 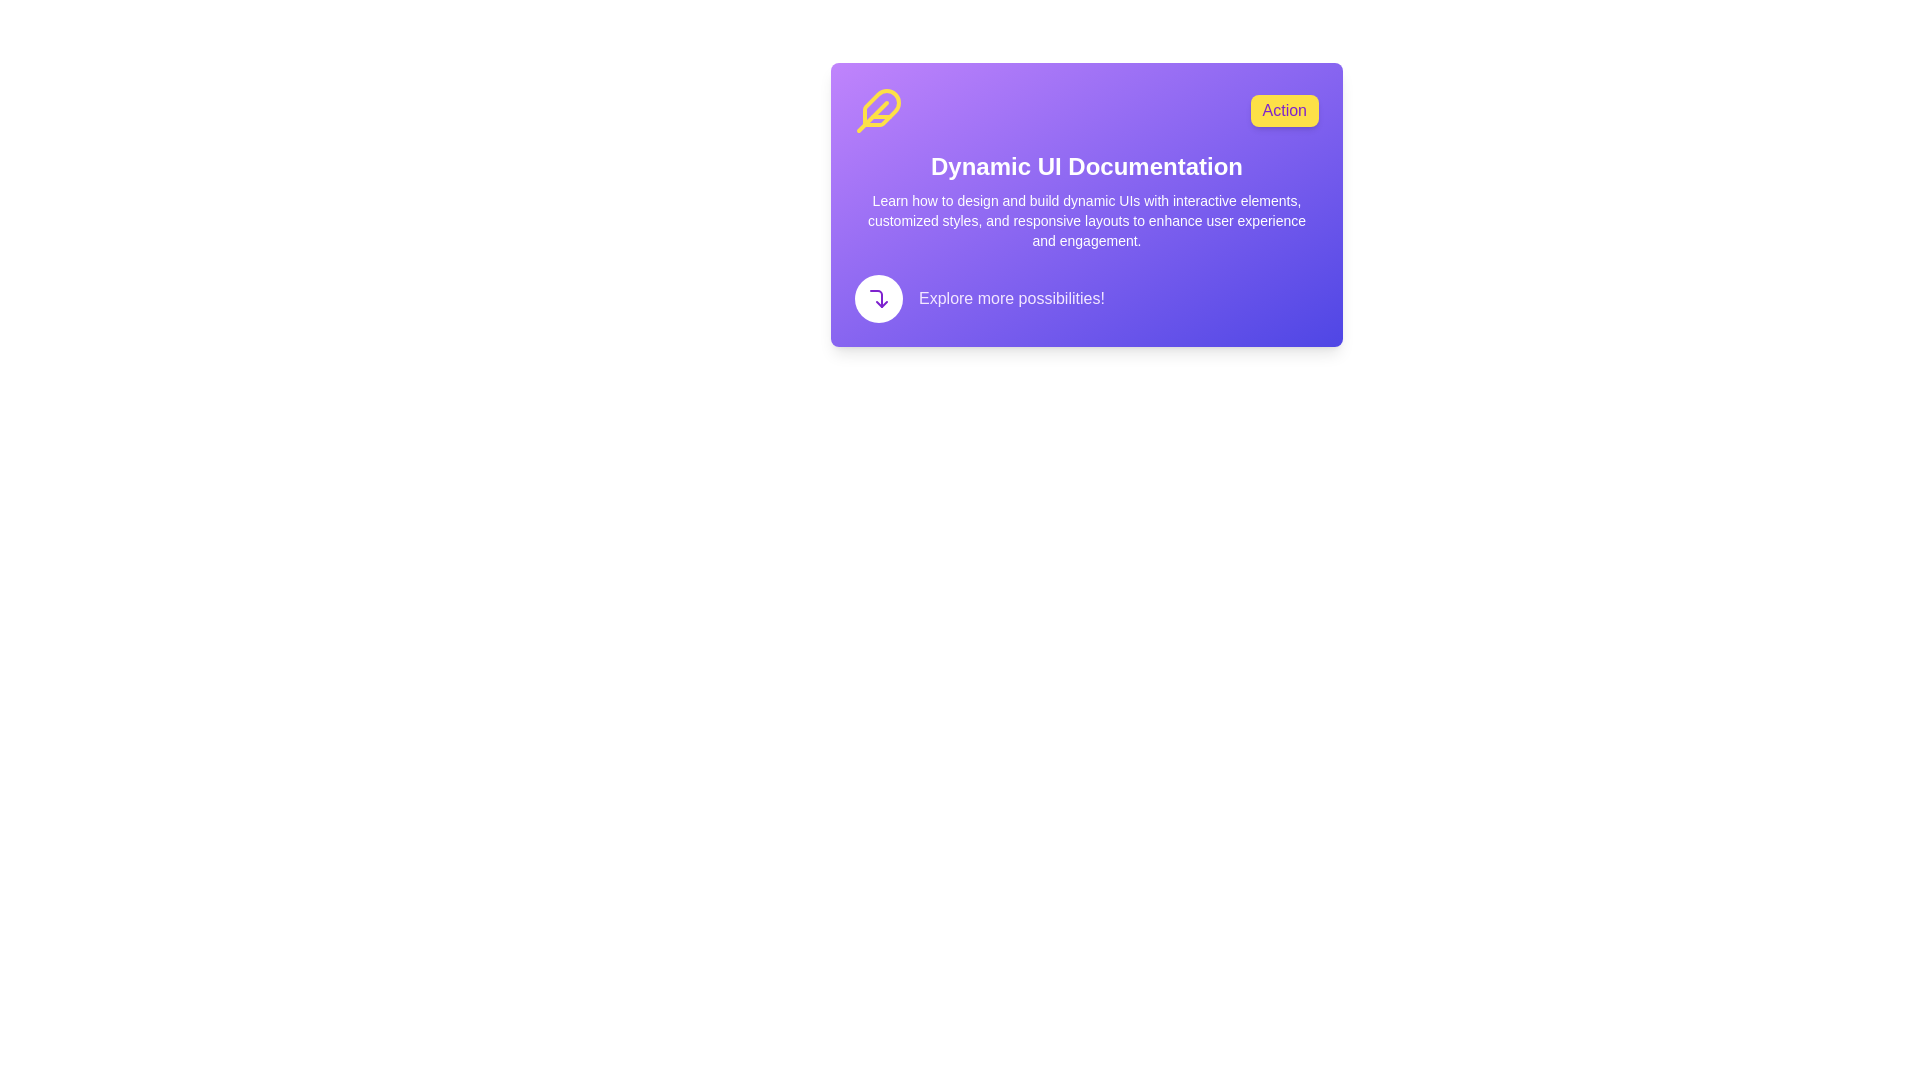 I want to click on the instructional text element that provides information about designing dynamic user interfaces, located below the main title 'Dynamic UI Documentation' and above 'Explore more possibilities!', so click(x=1085, y=220).